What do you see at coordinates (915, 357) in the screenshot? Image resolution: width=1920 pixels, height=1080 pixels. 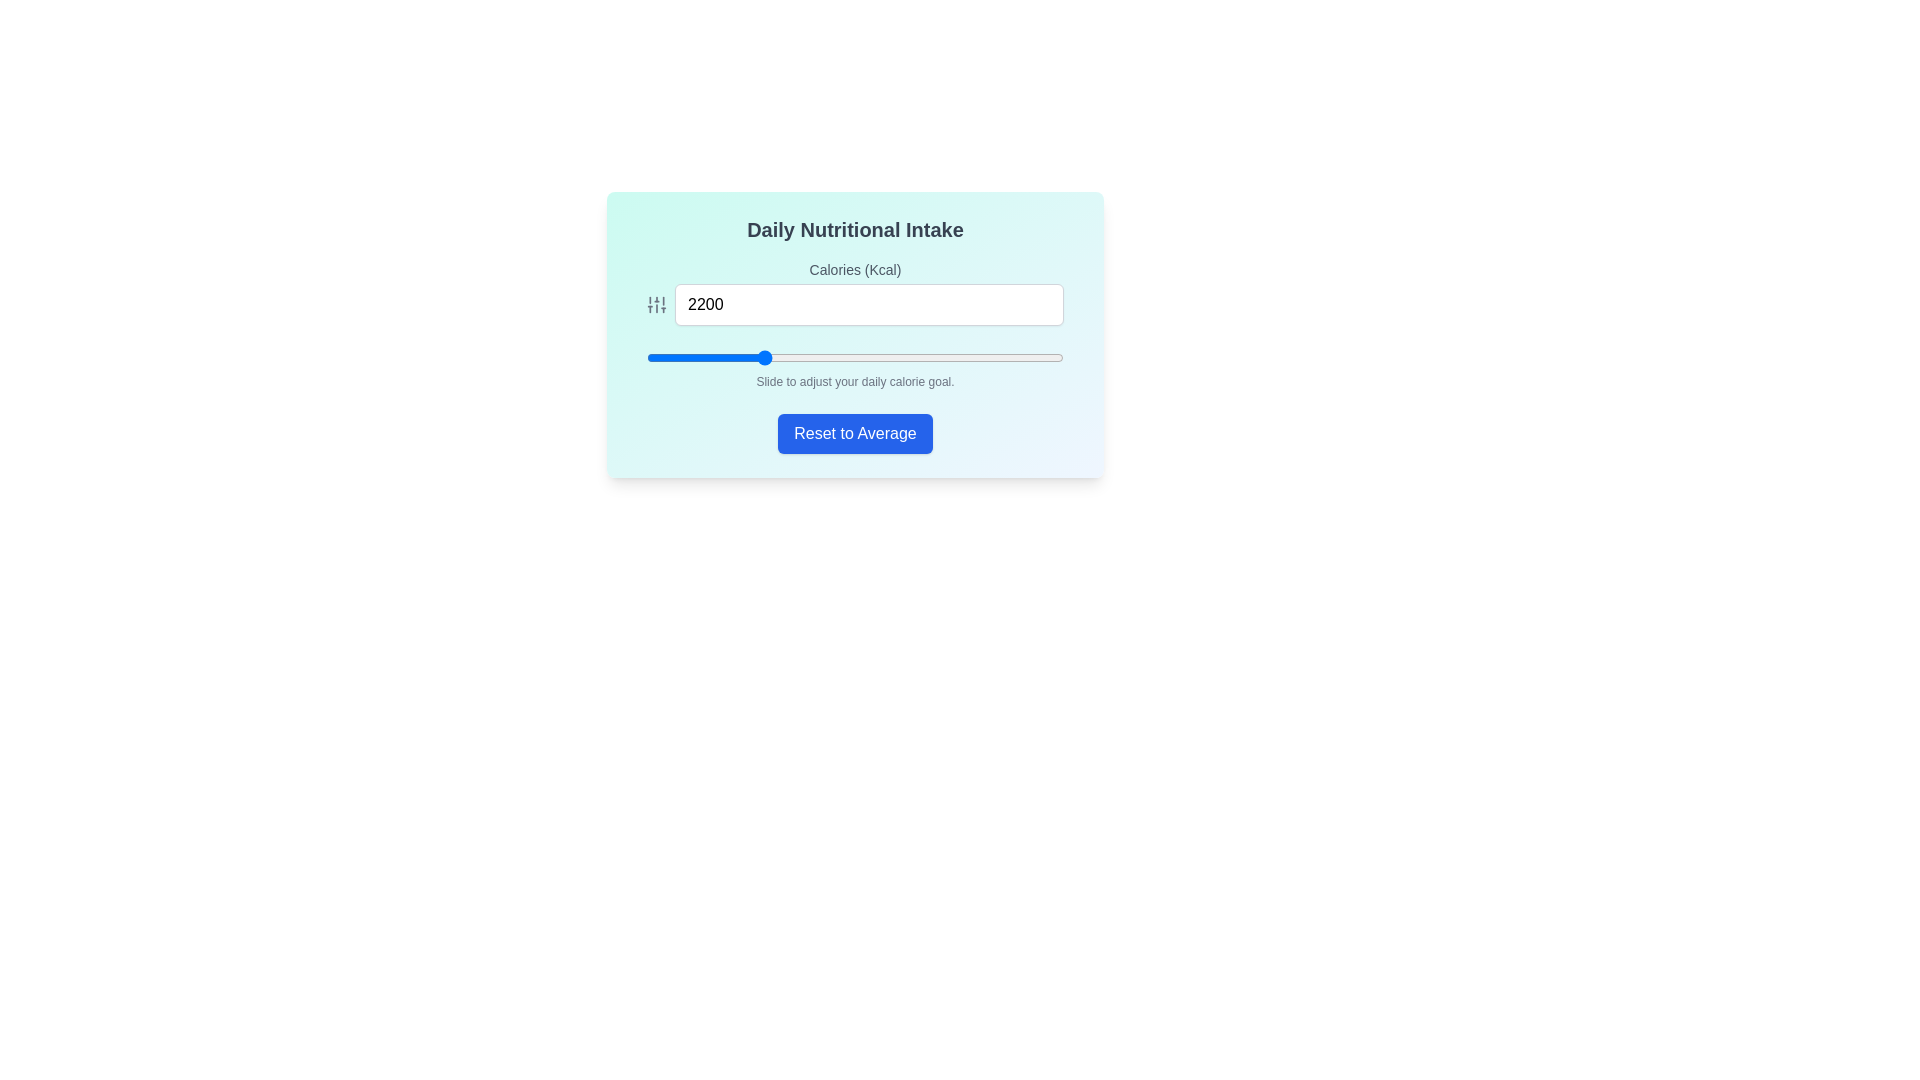 I see `daily calorie intake goal` at bounding box center [915, 357].